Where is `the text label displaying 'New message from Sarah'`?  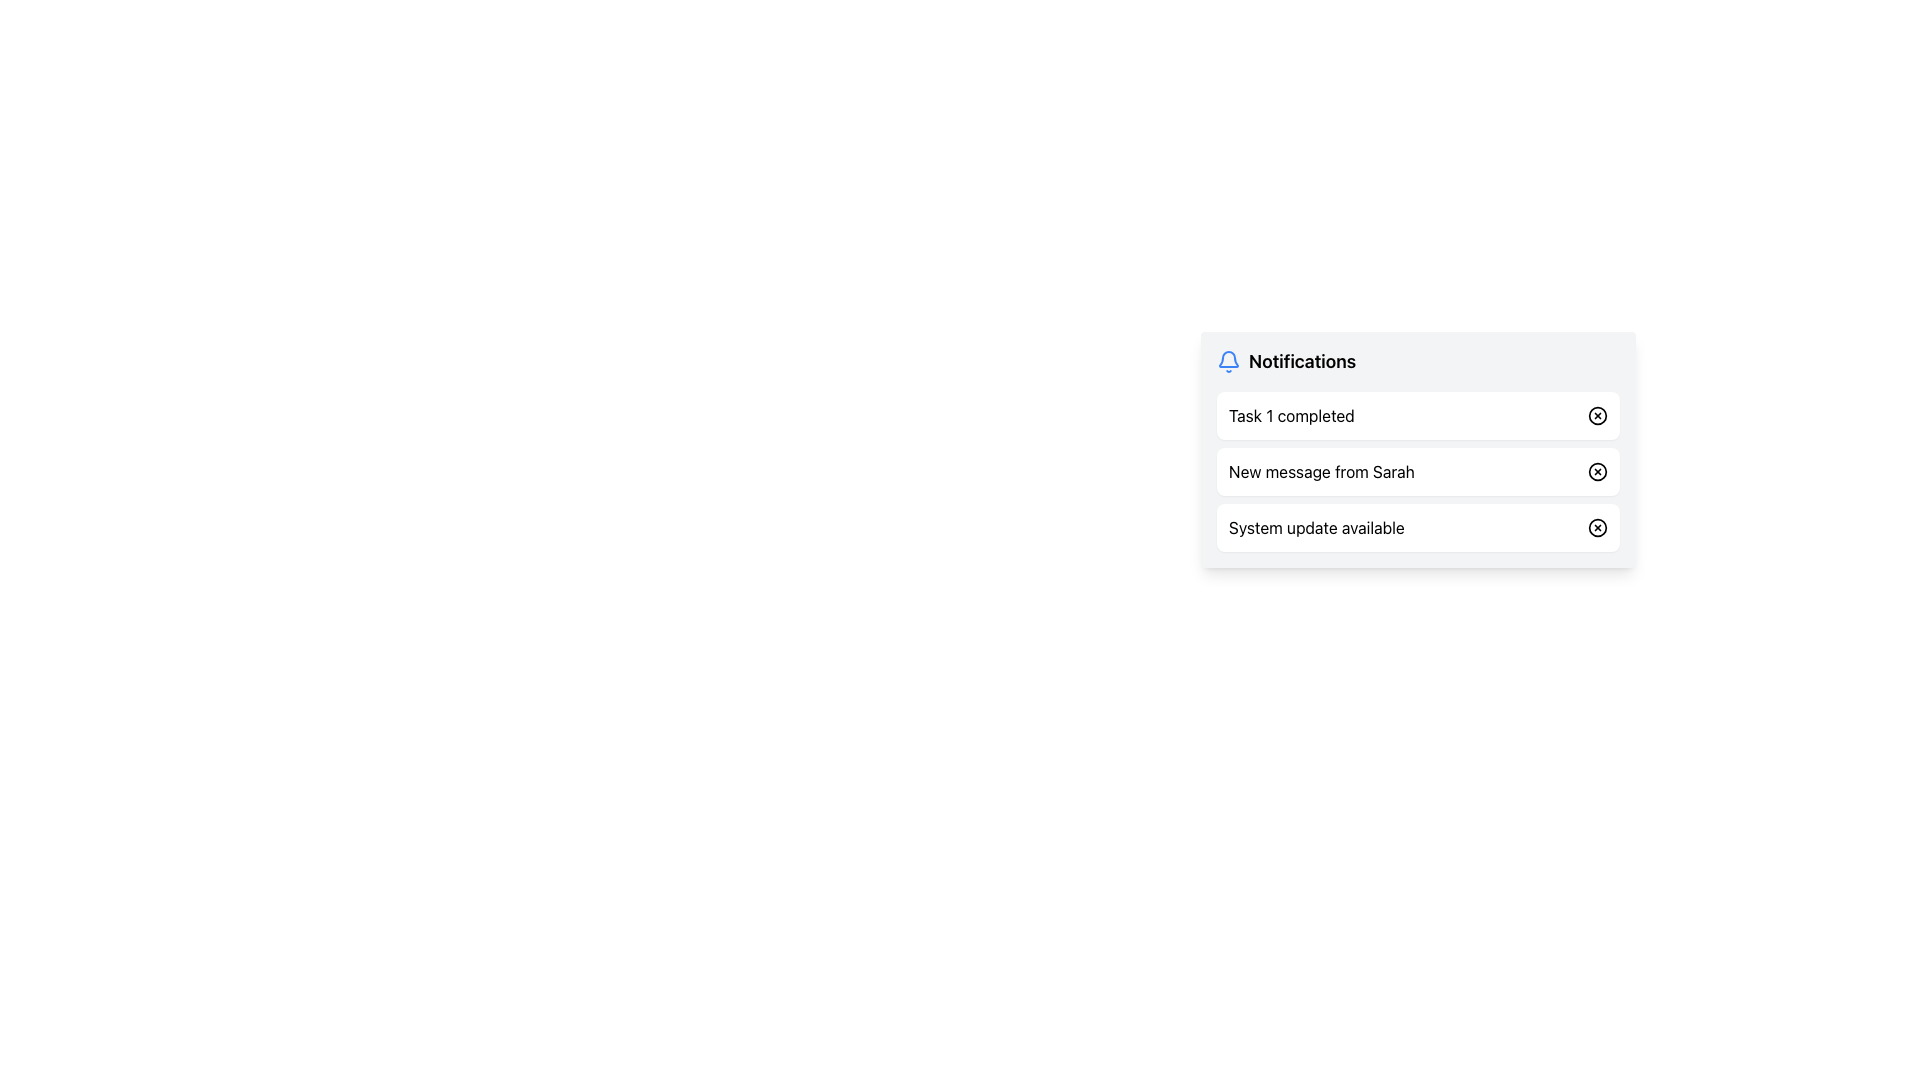 the text label displaying 'New message from Sarah' is located at coordinates (1321, 471).